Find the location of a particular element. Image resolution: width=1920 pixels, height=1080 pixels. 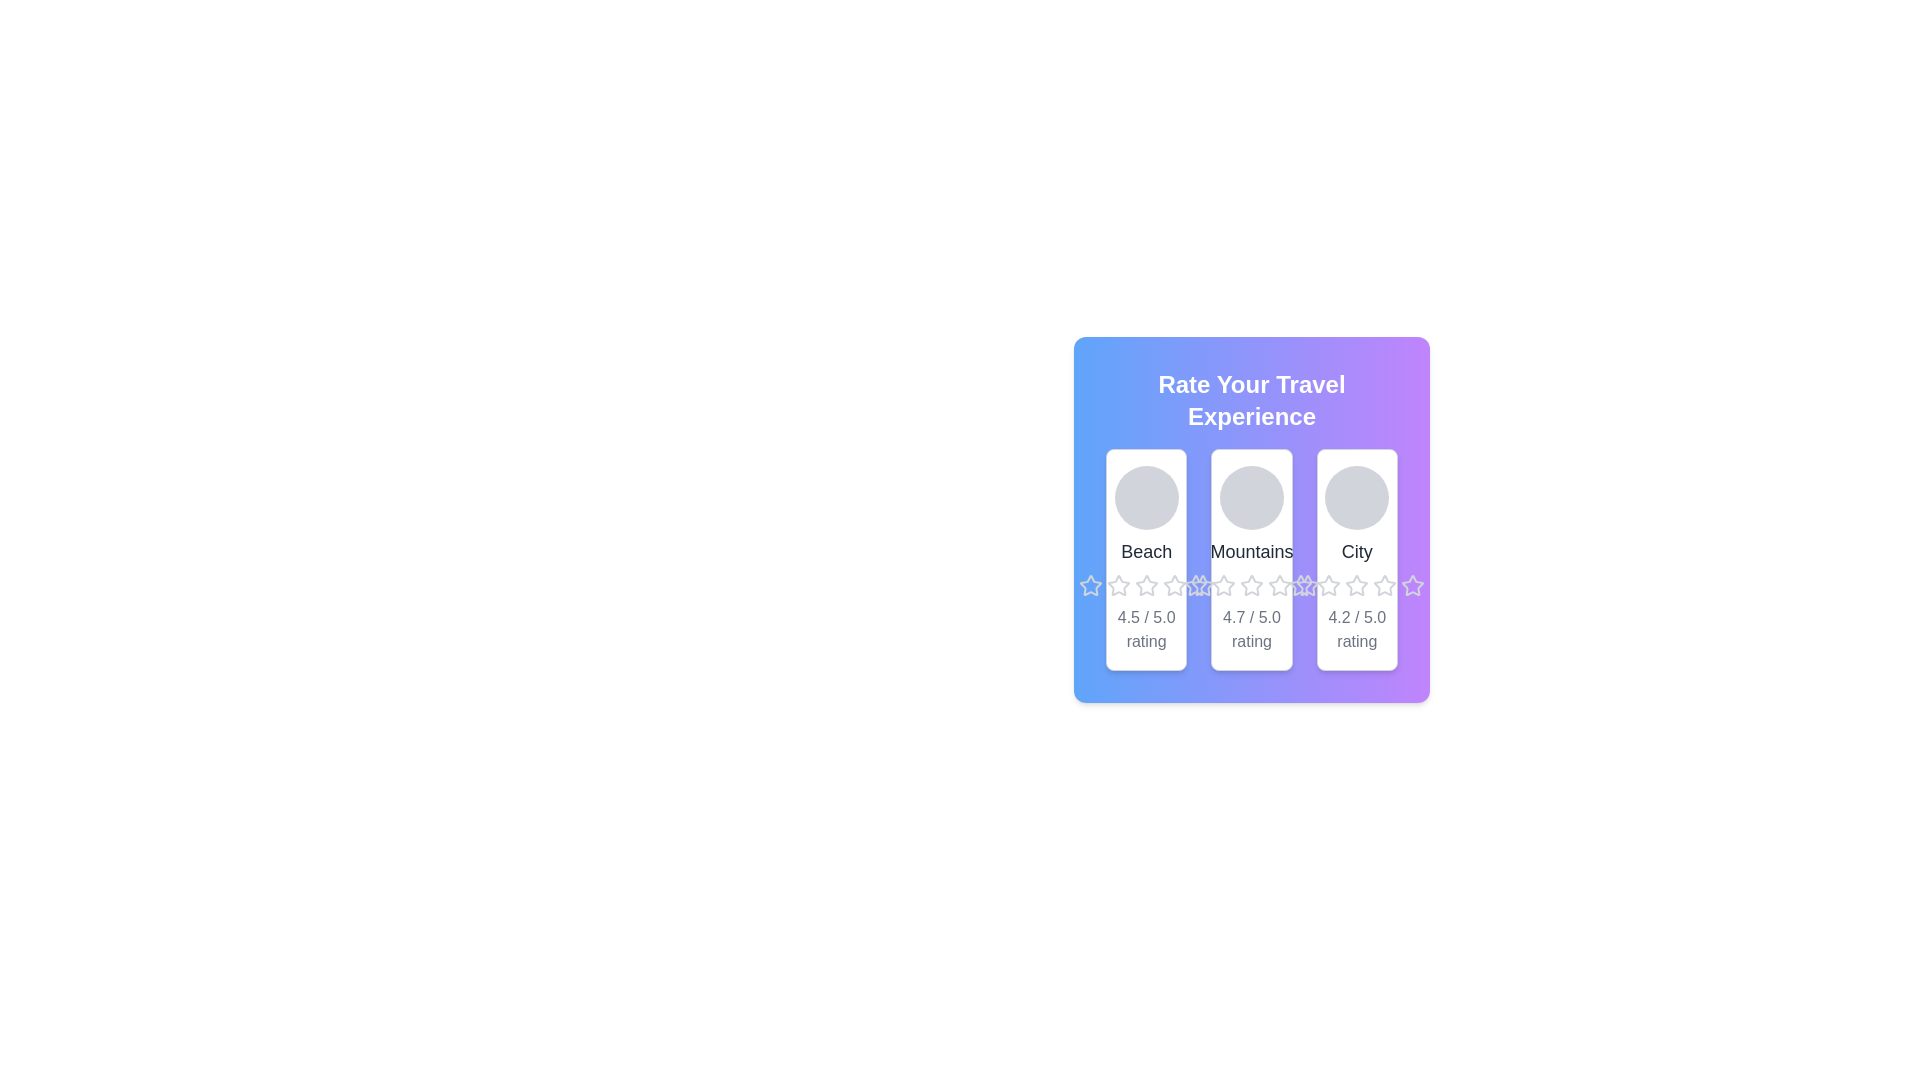

on the fourth star icon in the rating system under the 'Mountains' section is located at coordinates (1250, 585).